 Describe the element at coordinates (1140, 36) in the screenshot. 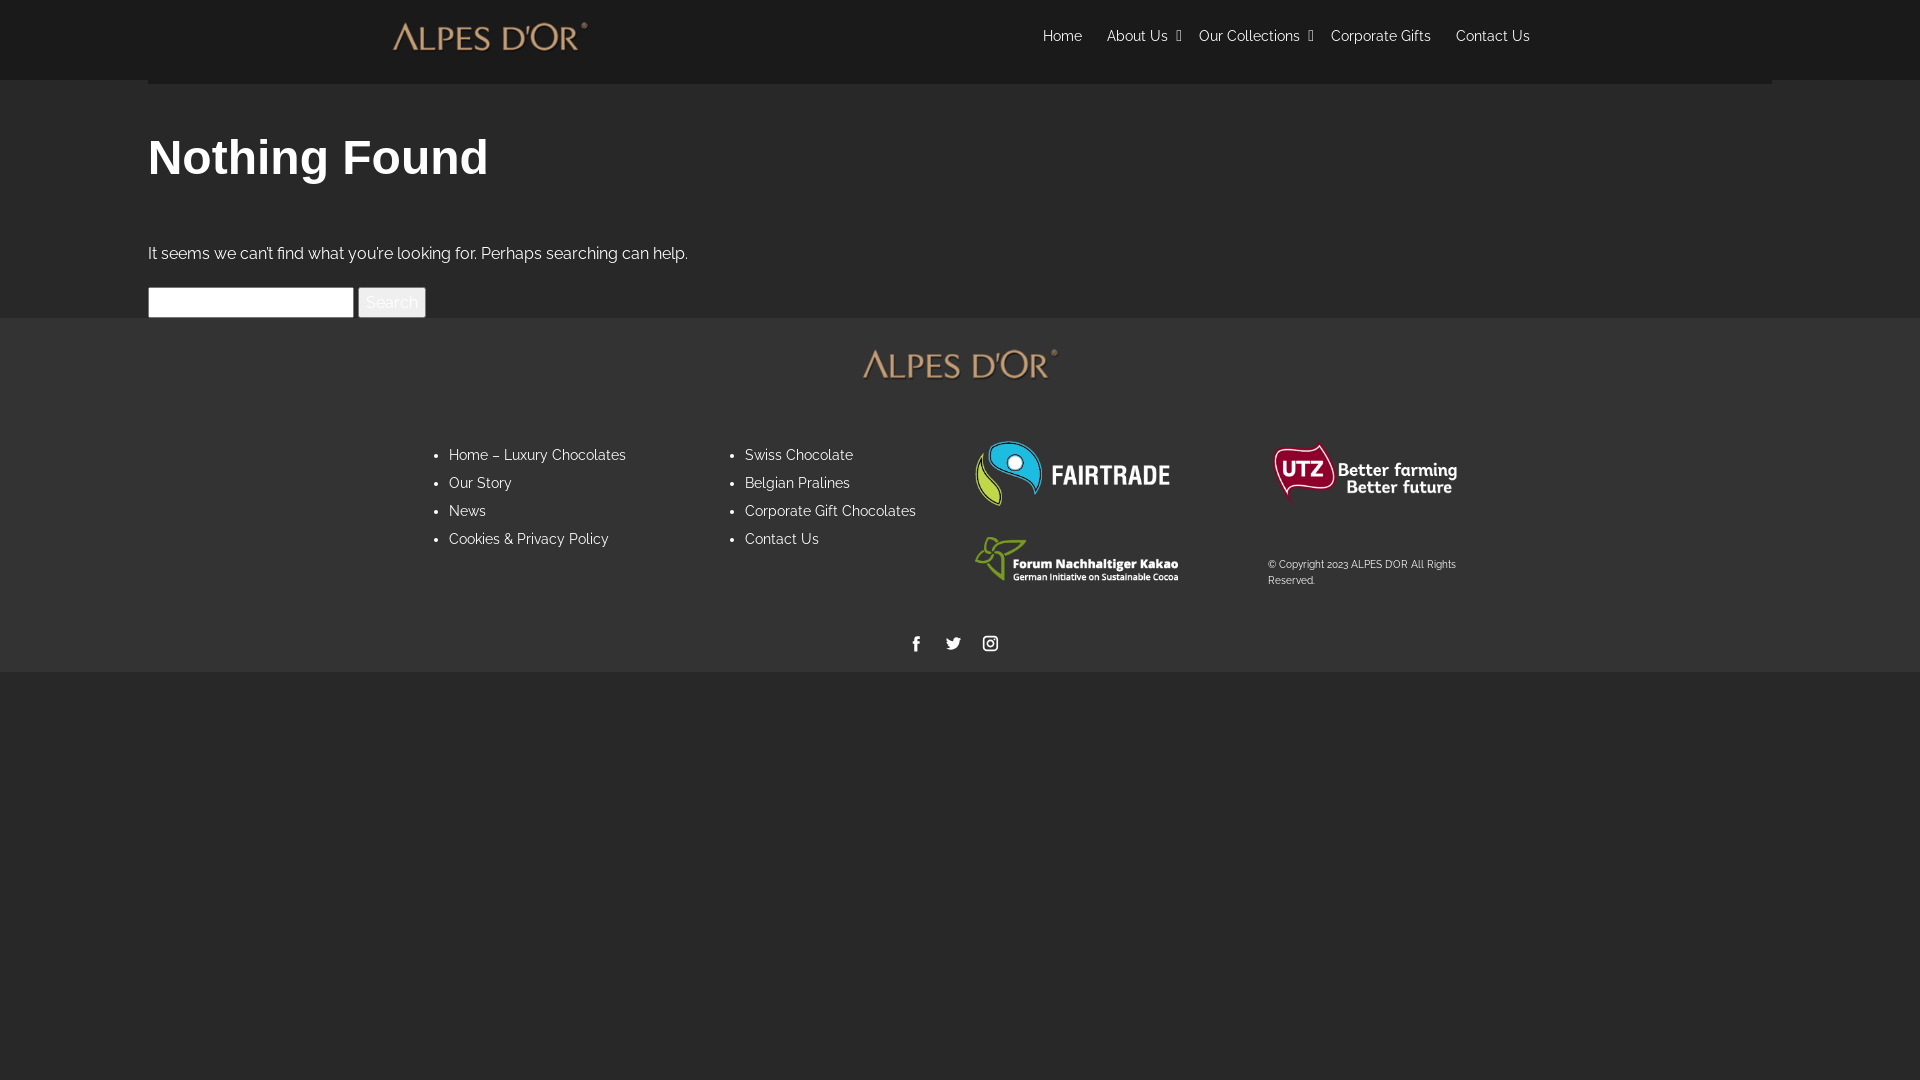

I see `'About Us'` at that location.